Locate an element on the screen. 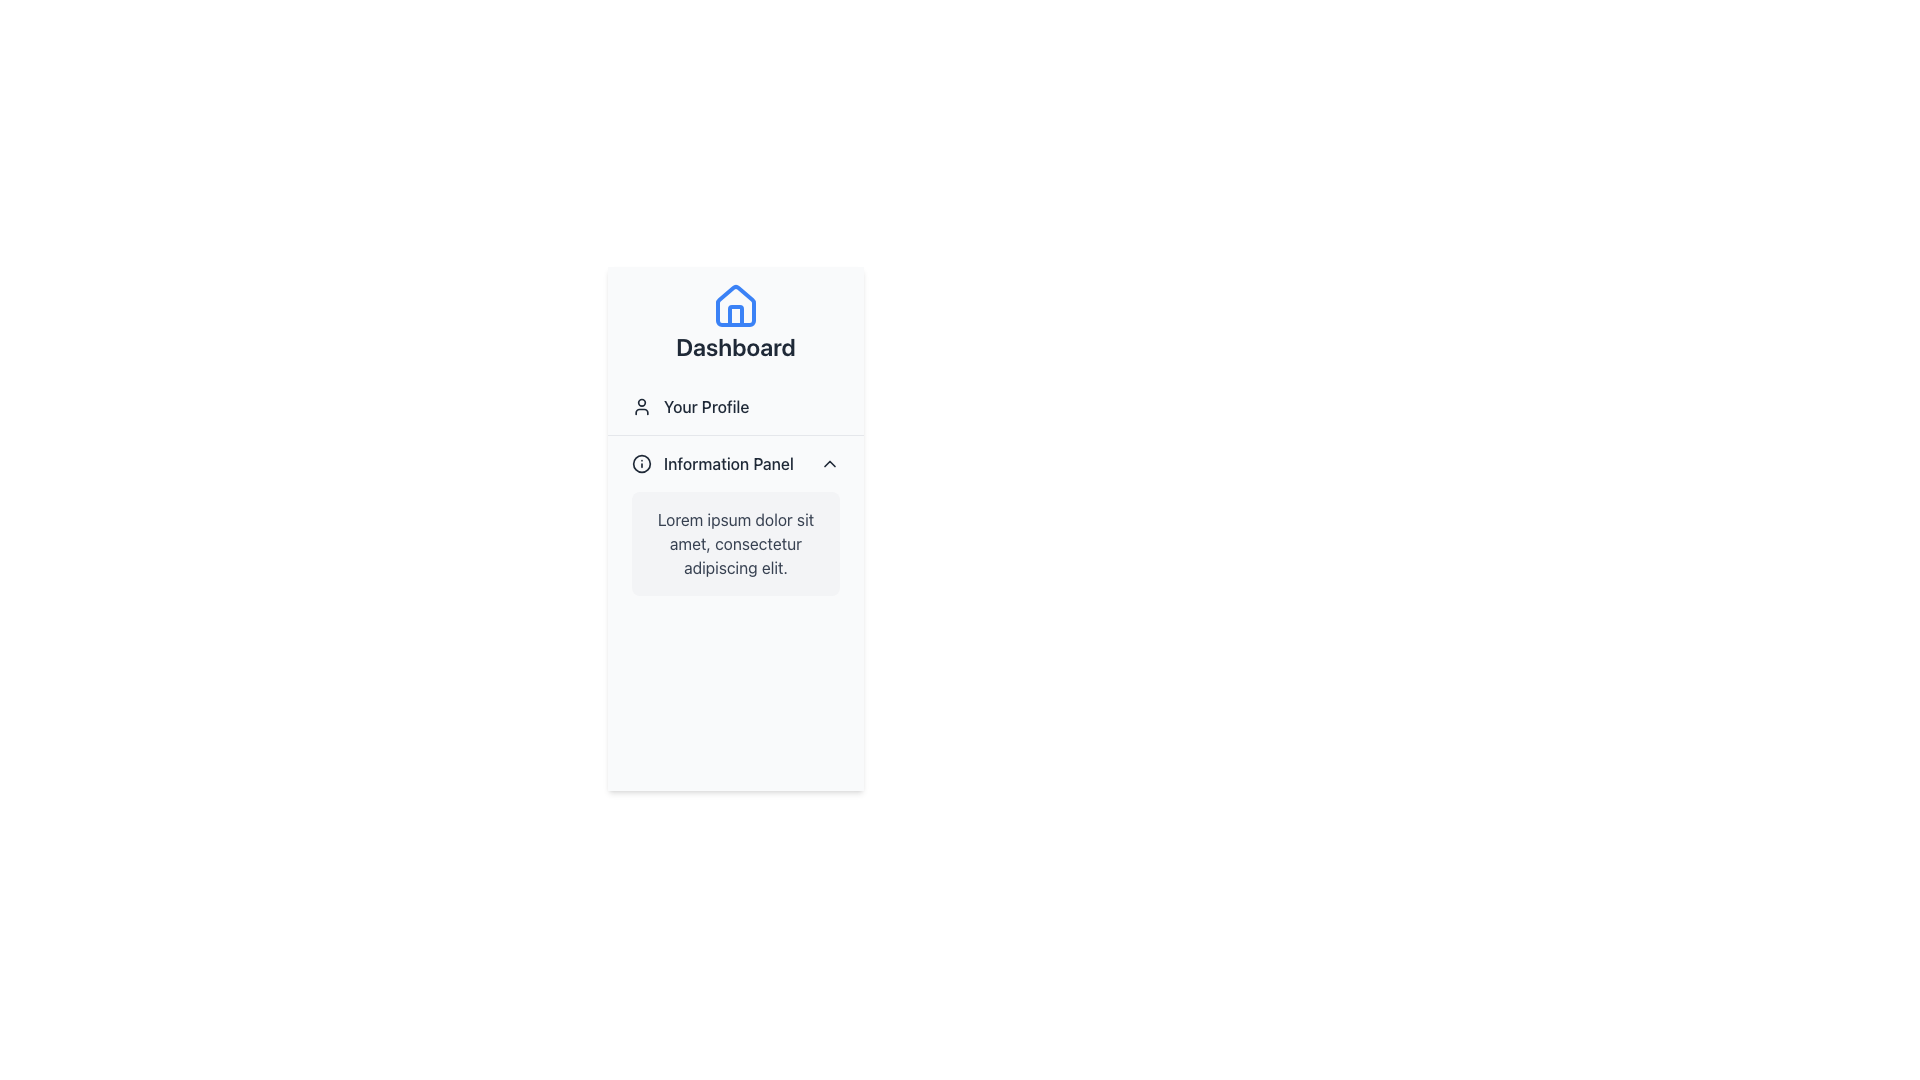 The image size is (1920, 1080). the circular graphical shape that represents an SVG circle element located within the information icon in the user interface is located at coordinates (642, 463).